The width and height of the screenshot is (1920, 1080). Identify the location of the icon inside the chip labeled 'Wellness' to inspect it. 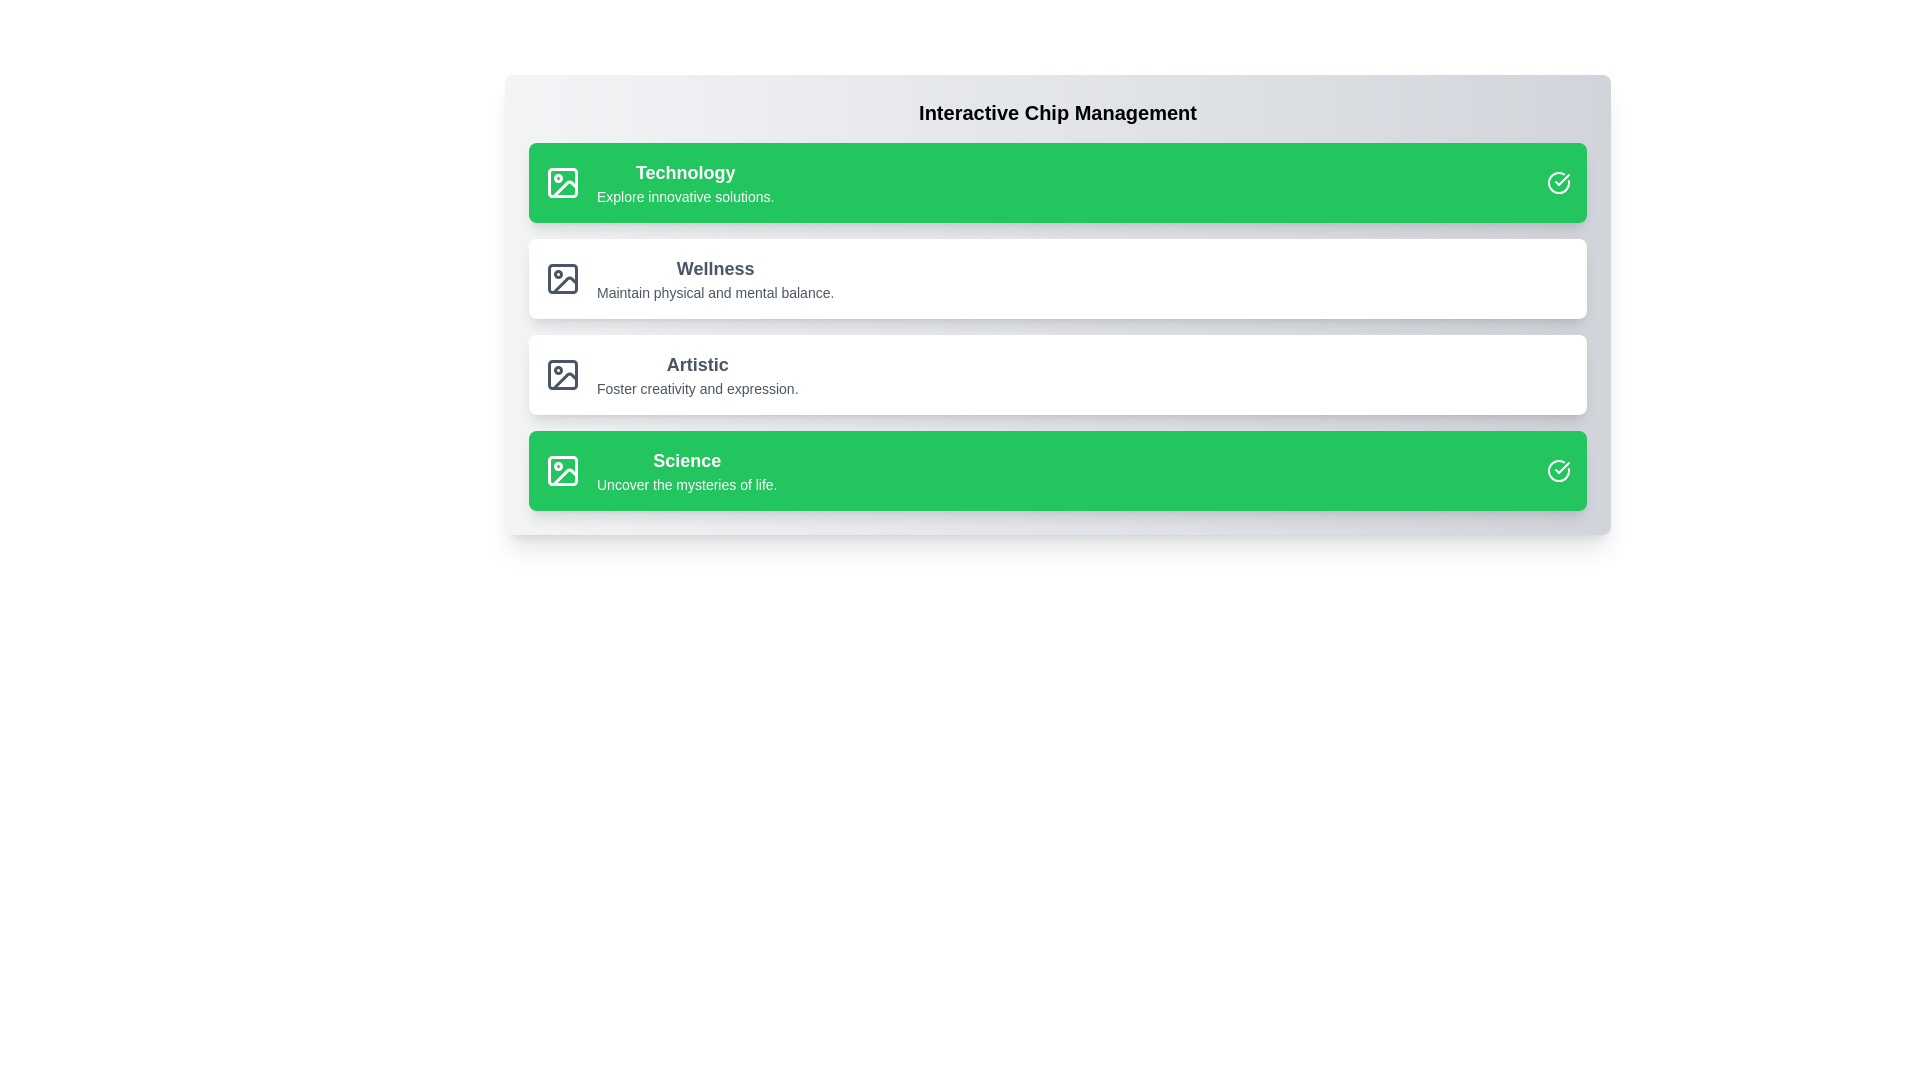
(561, 278).